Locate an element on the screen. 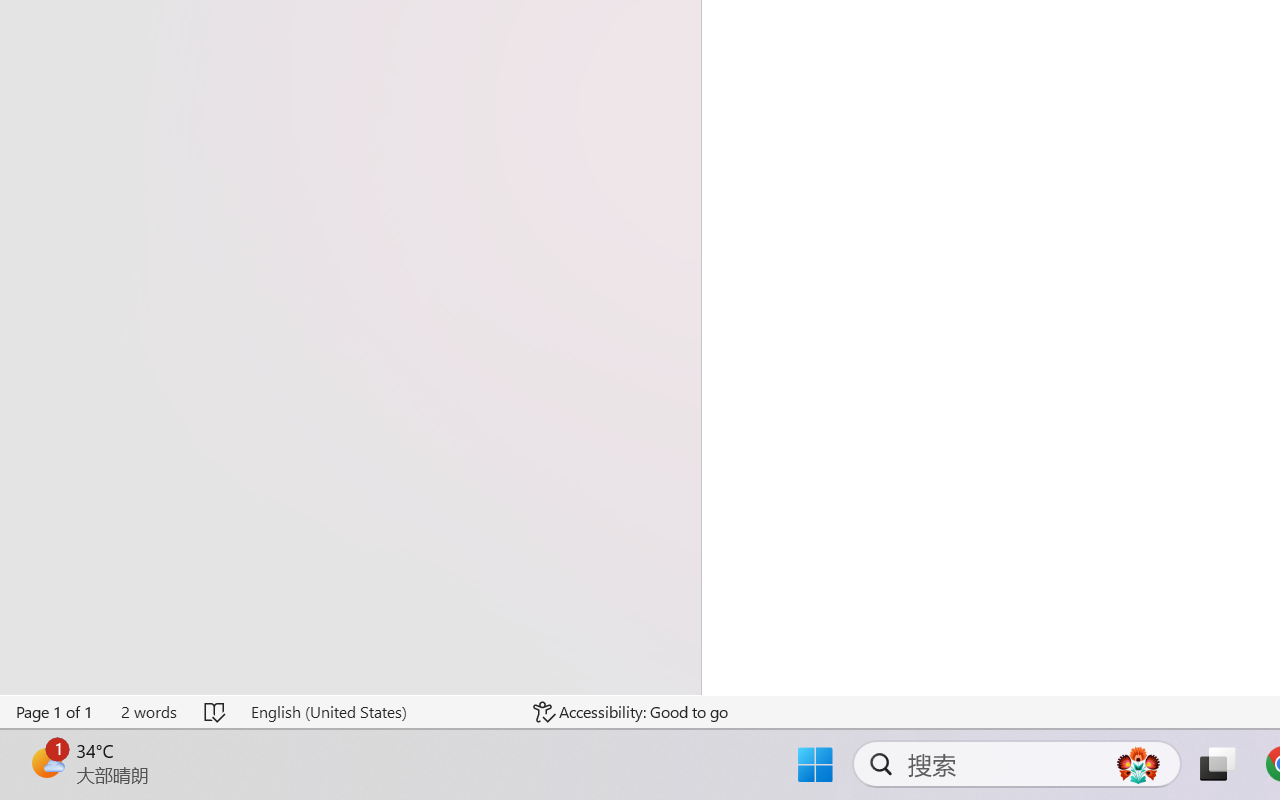  'Start' is located at coordinates (24, 776).